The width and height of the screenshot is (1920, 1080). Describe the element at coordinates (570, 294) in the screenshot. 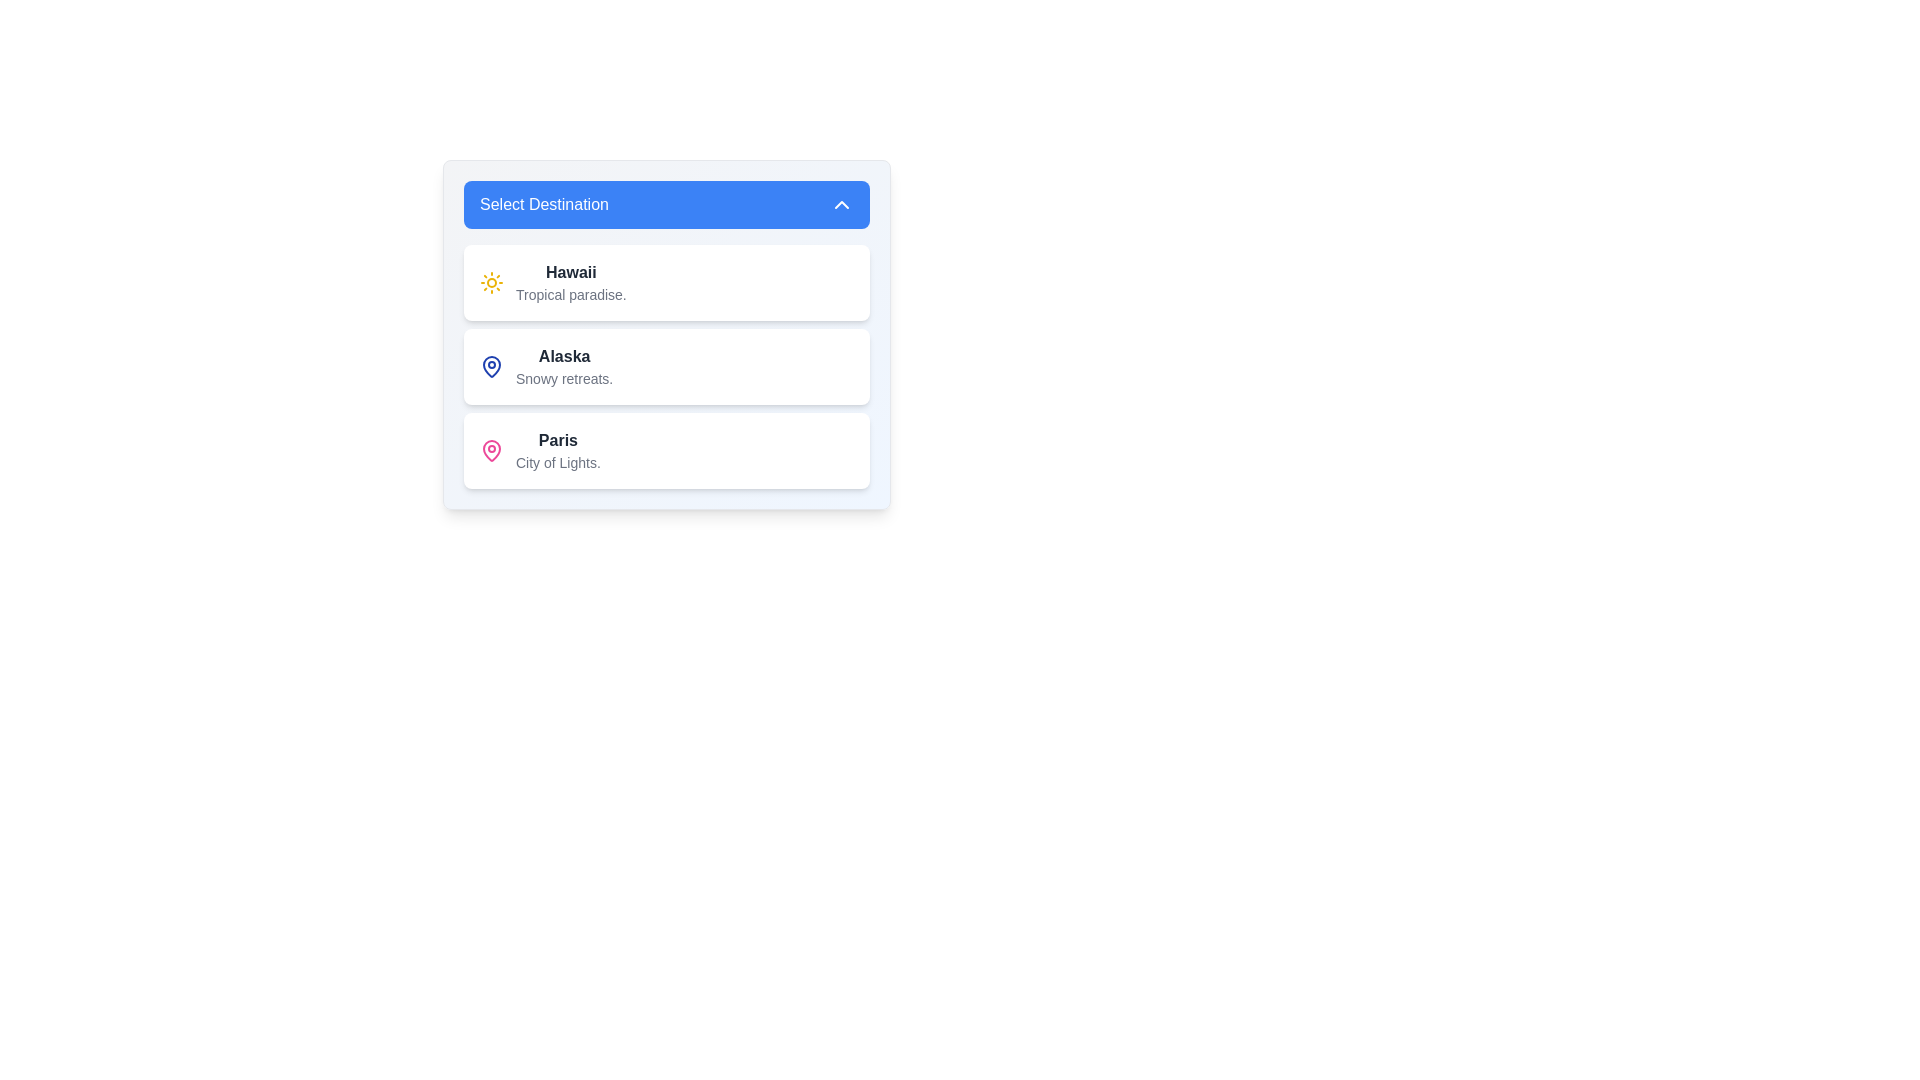

I see `the text element displaying 'Tropical paradise.' which is styled in gray and located below the bold heading 'Hawaii' within the first card entry of a vertically stacked selection menu` at that location.